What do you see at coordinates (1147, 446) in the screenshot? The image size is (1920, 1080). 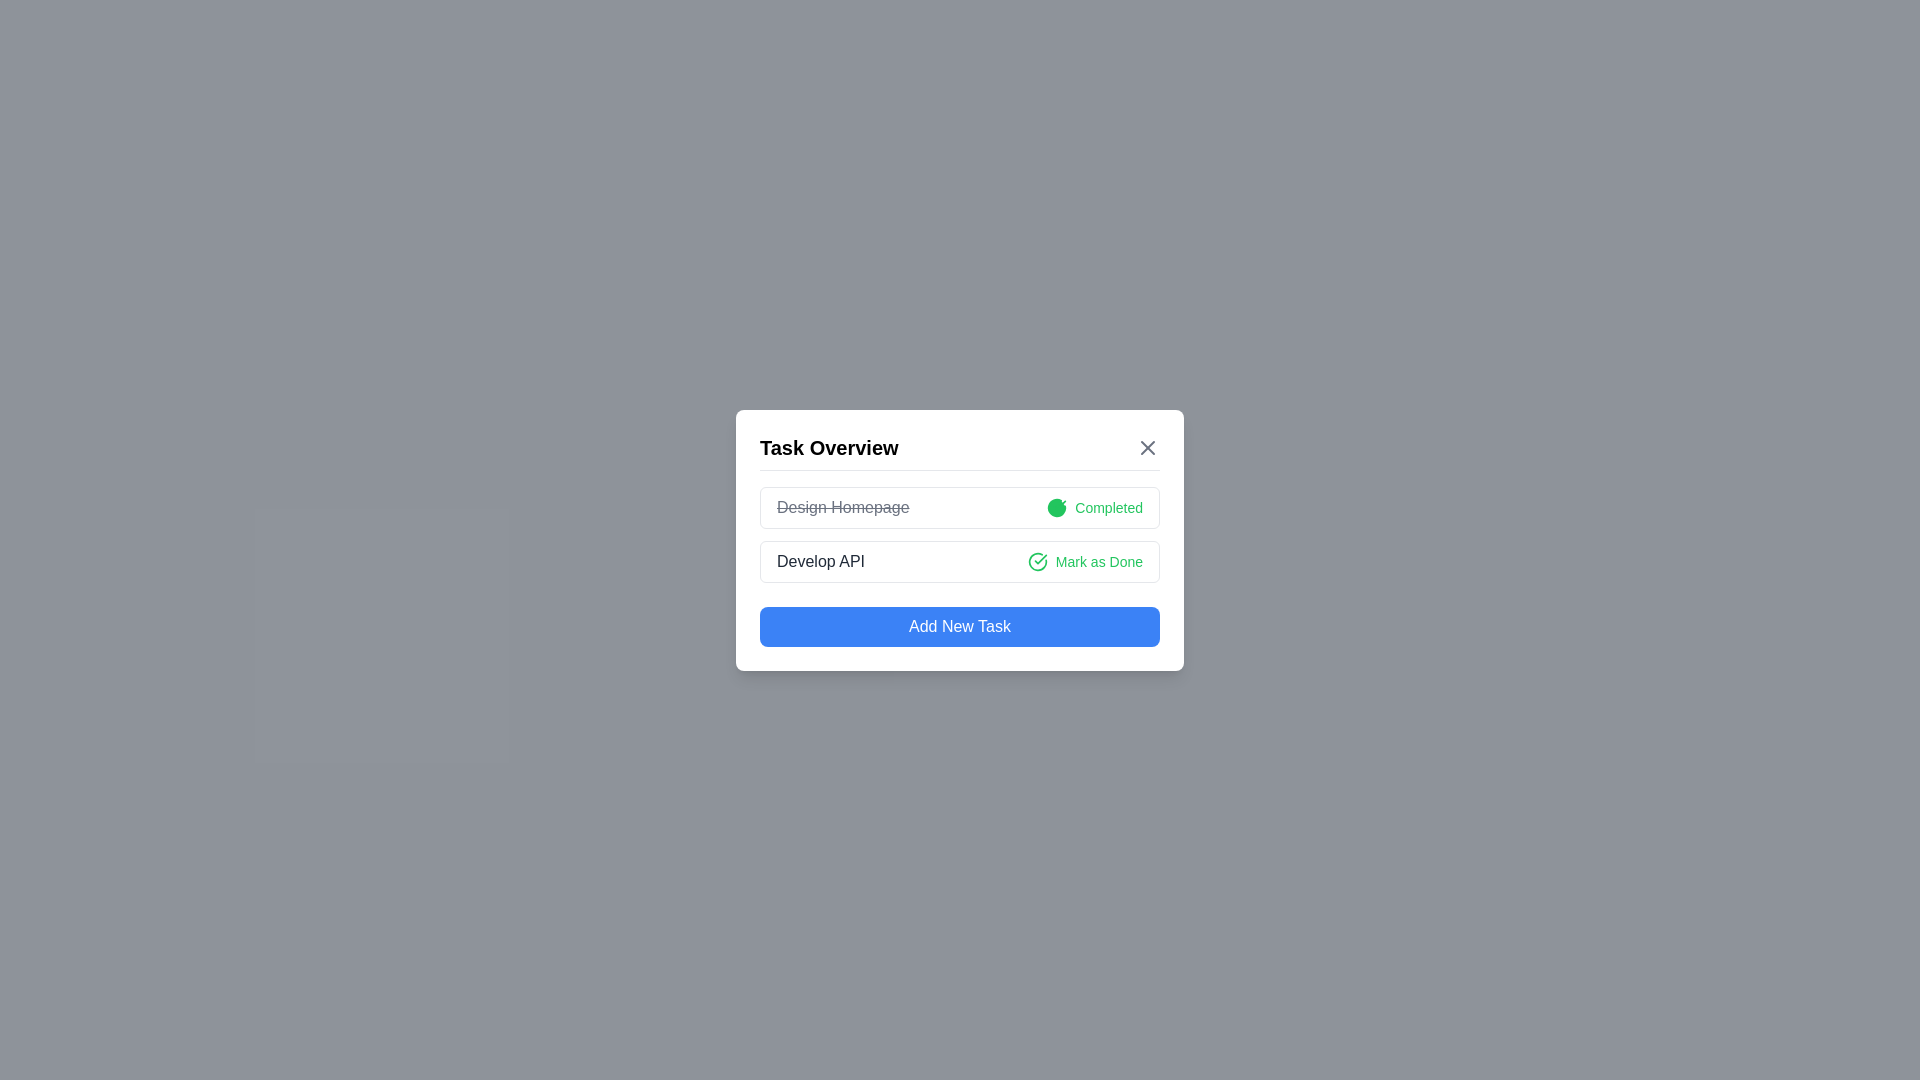 I see `the Close button icon located` at bounding box center [1147, 446].